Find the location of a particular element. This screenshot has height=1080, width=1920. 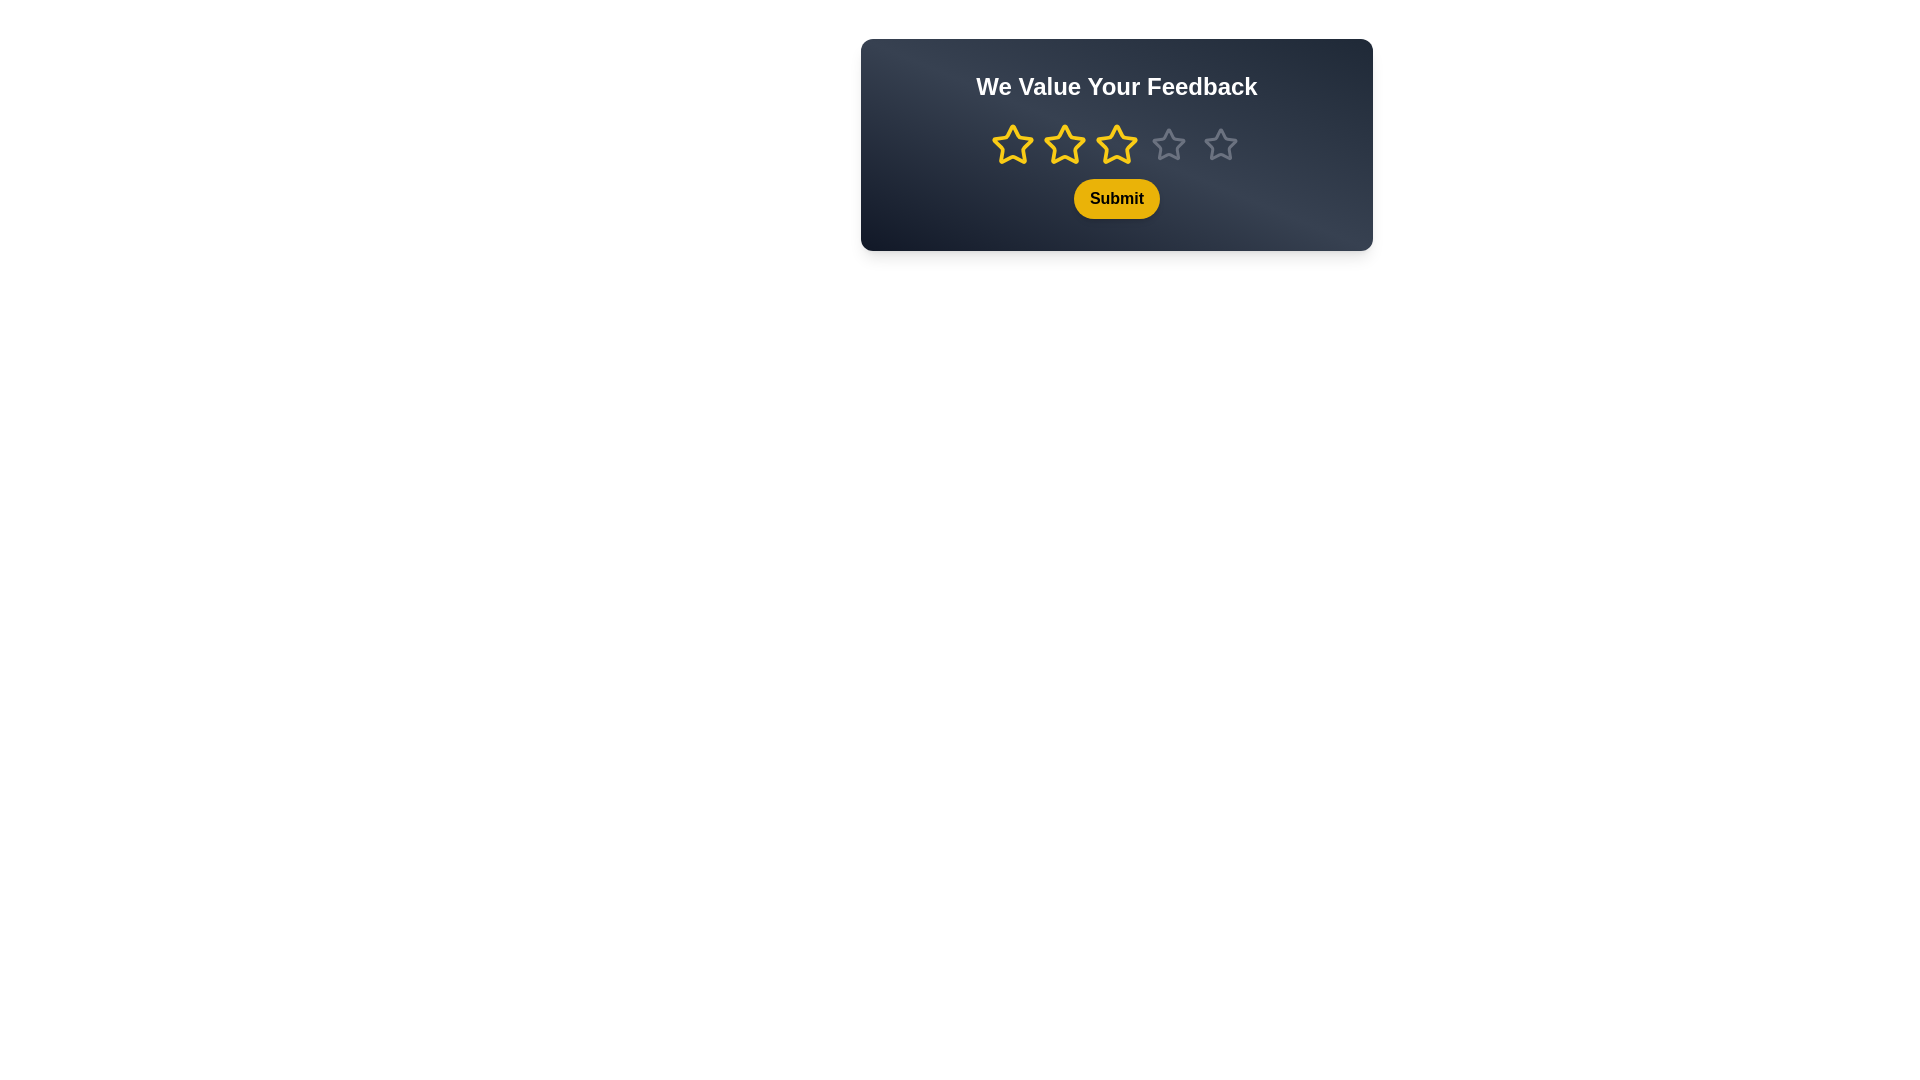

the second star icon in the five-star rating system is located at coordinates (1064, 144).